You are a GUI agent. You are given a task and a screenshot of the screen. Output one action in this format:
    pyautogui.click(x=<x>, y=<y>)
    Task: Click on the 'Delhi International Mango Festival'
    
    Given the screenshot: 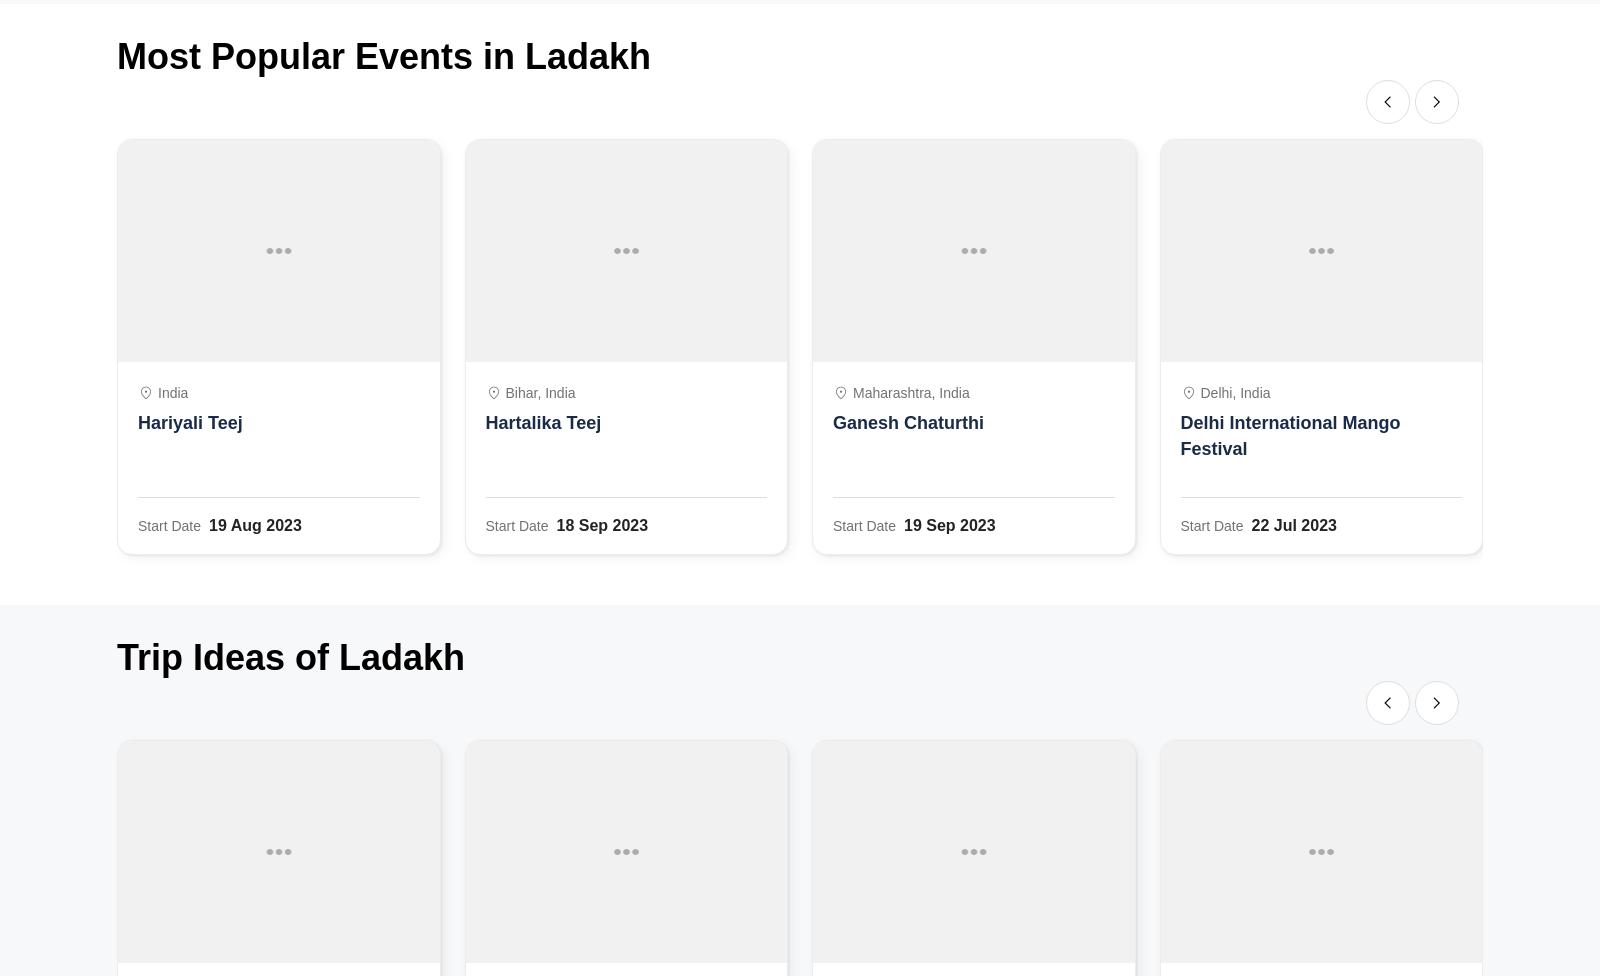 What is the action you would take?
    pyautogui.click(x=1180, y=434)
    